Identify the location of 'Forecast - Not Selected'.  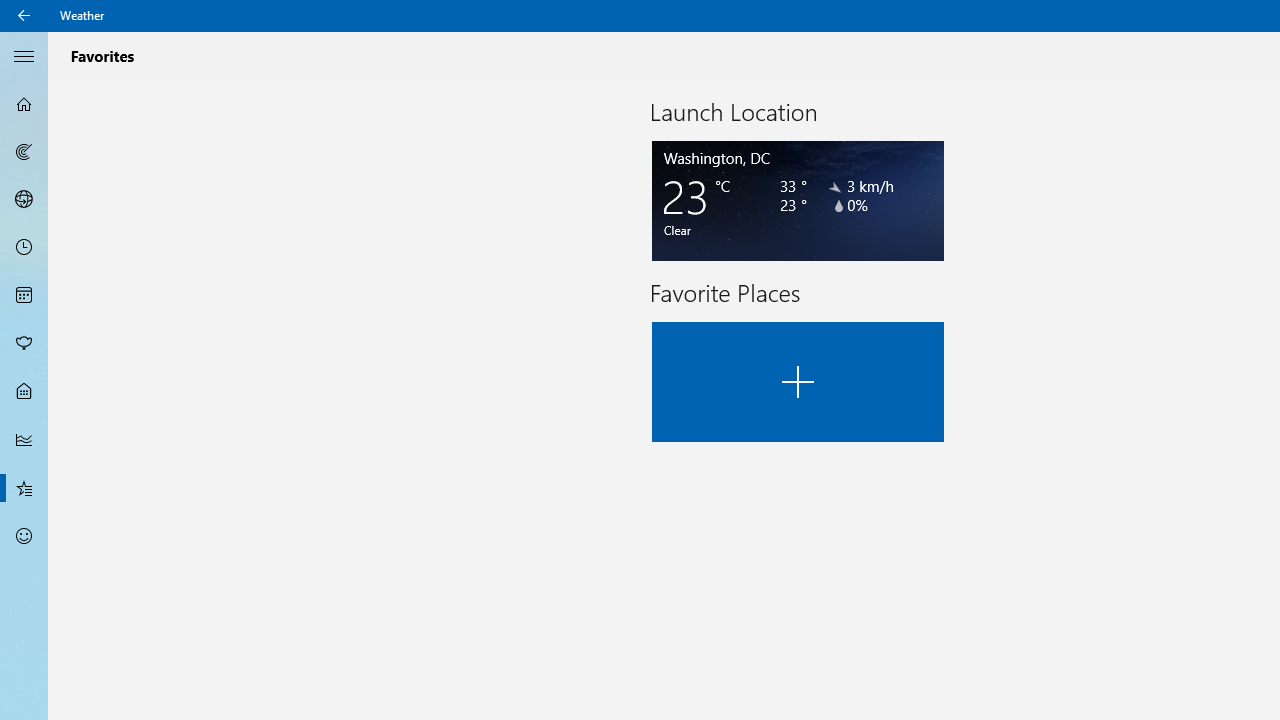
(24, 104).